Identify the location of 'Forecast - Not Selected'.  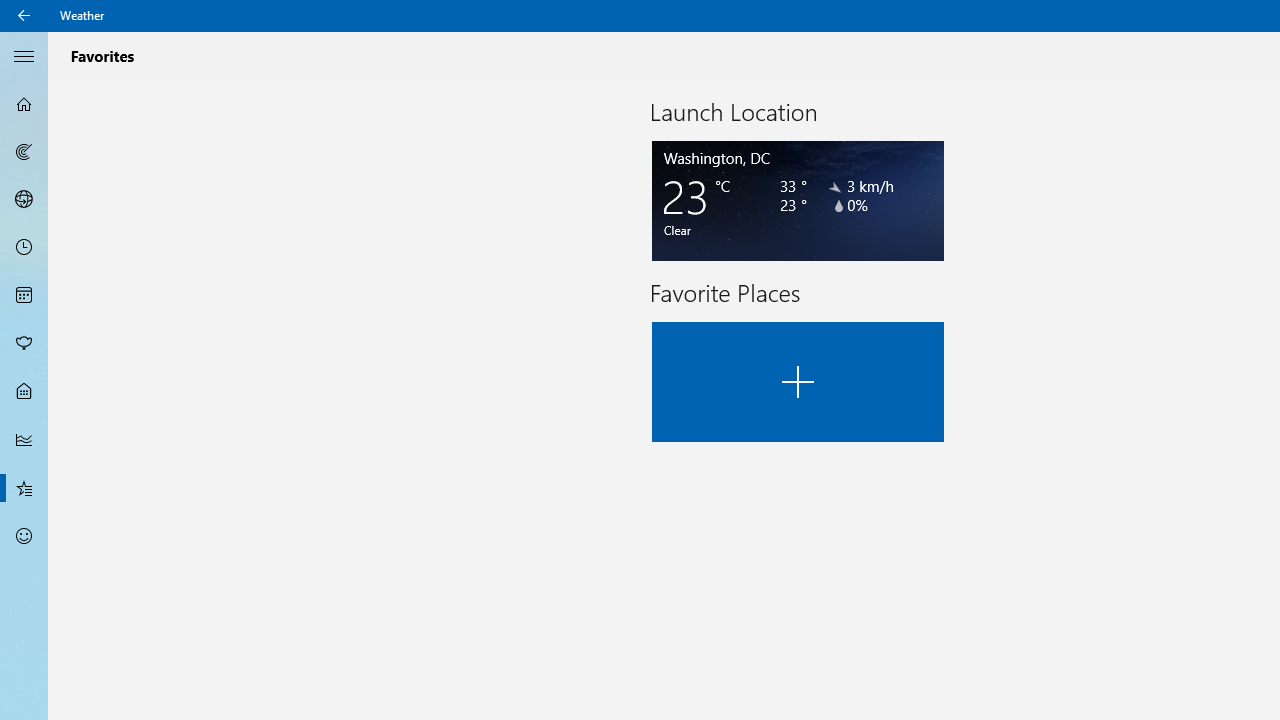
(24, 104).